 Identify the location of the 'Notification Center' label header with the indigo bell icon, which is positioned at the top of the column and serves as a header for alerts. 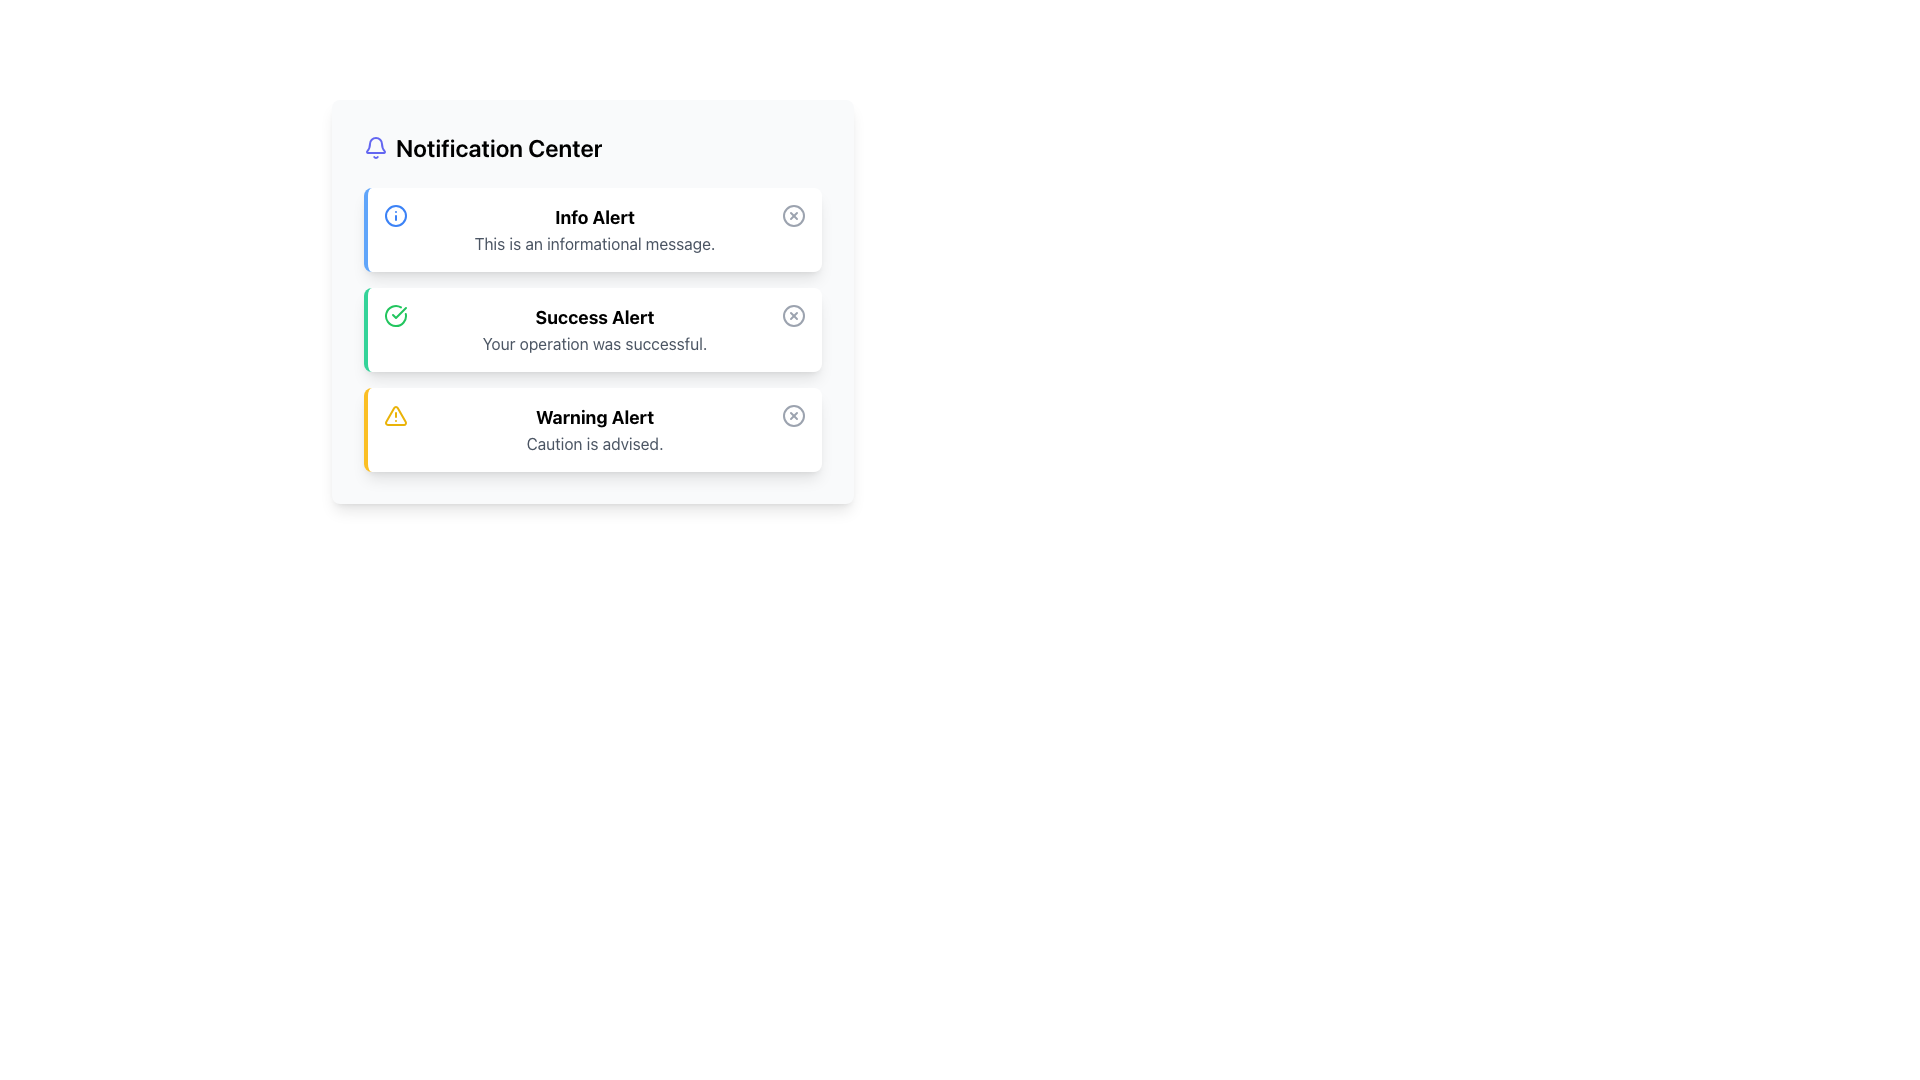
(592, 146).